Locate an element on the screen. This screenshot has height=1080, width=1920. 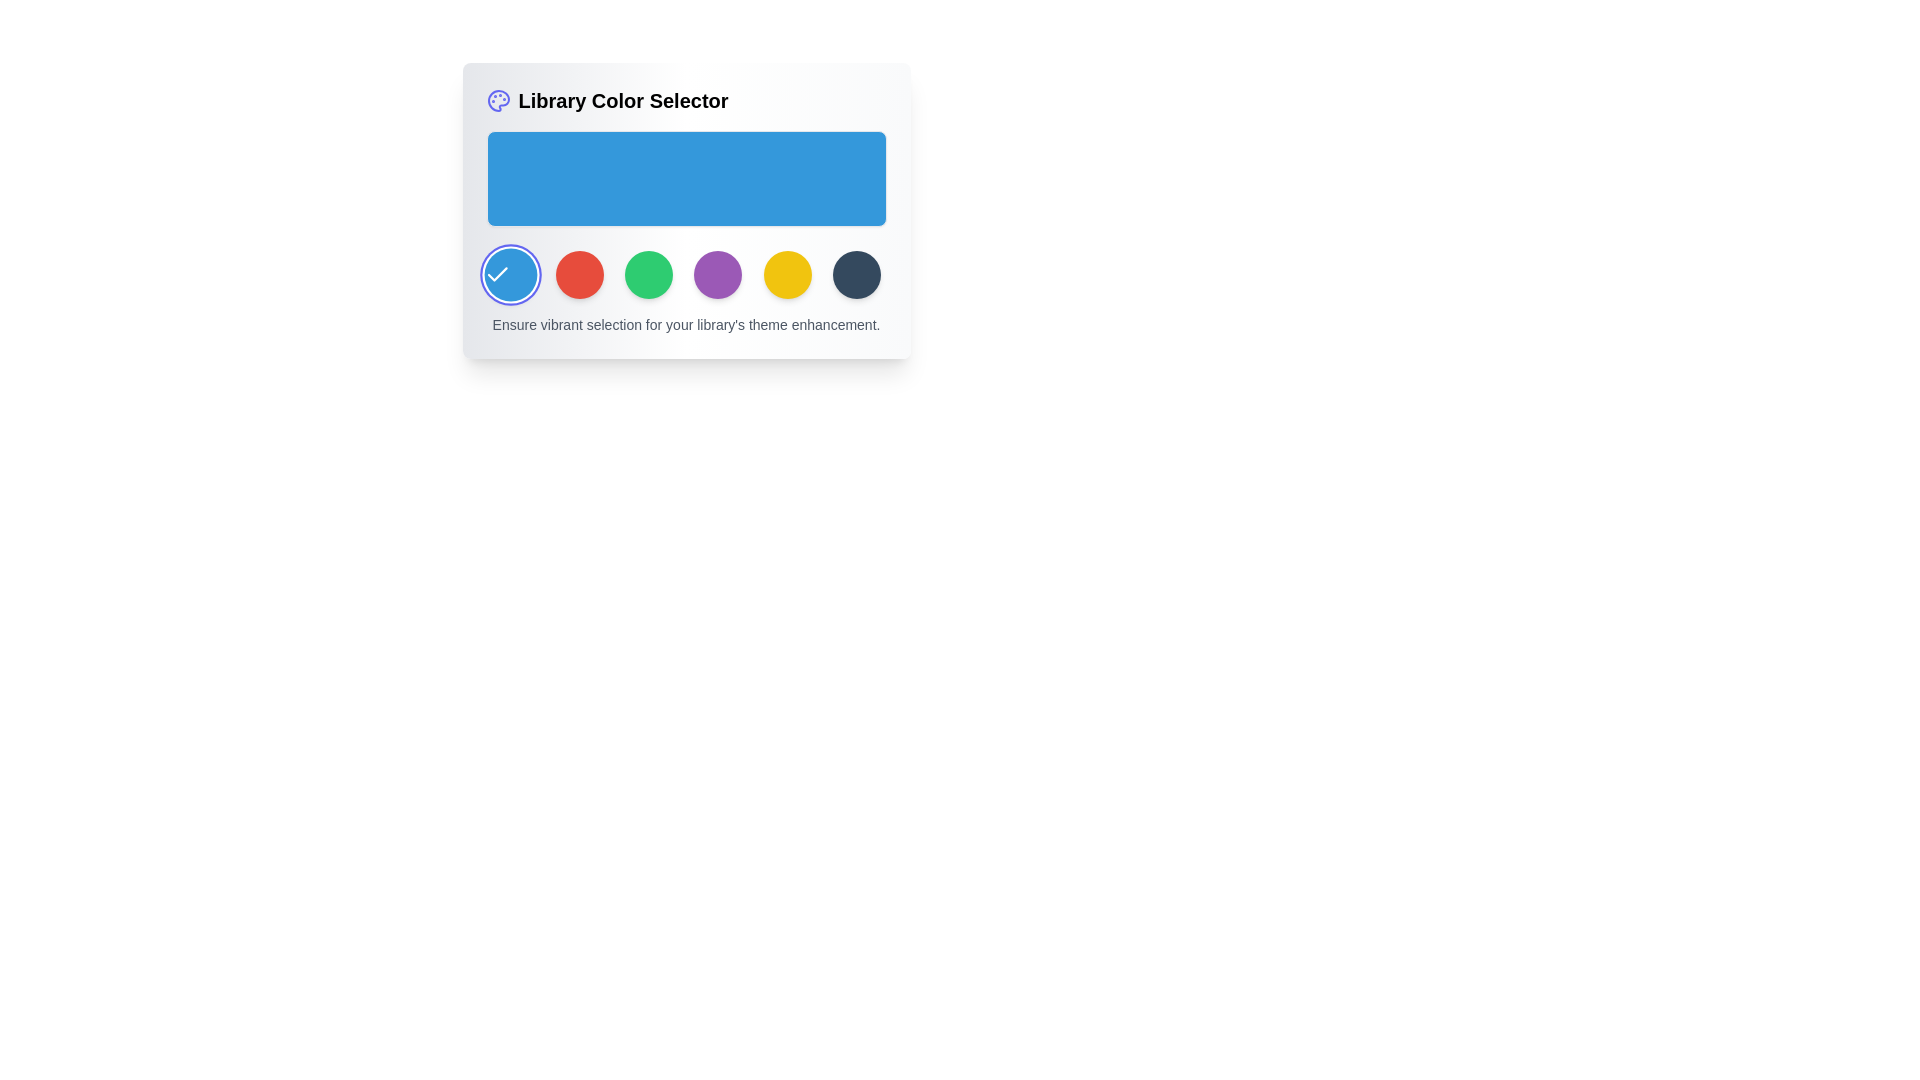
the outlined checkmark icon inside the first circular button on the left, located below the 'Library Color Selector' title and the blue rectangular section is located at coordinates (497, 274).